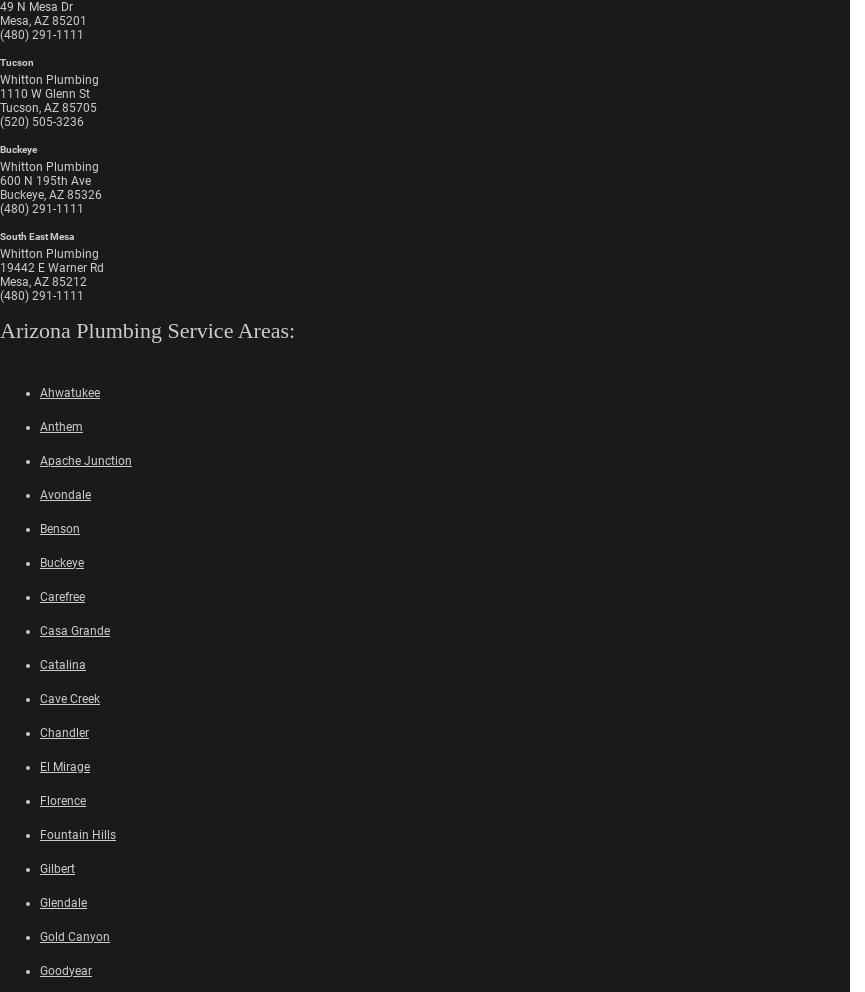 The height and width of the screenshot is (992, 865). Describe the element at coordinates (85, 459) in the screenshot. I see `'Apache Junction'` at that location.